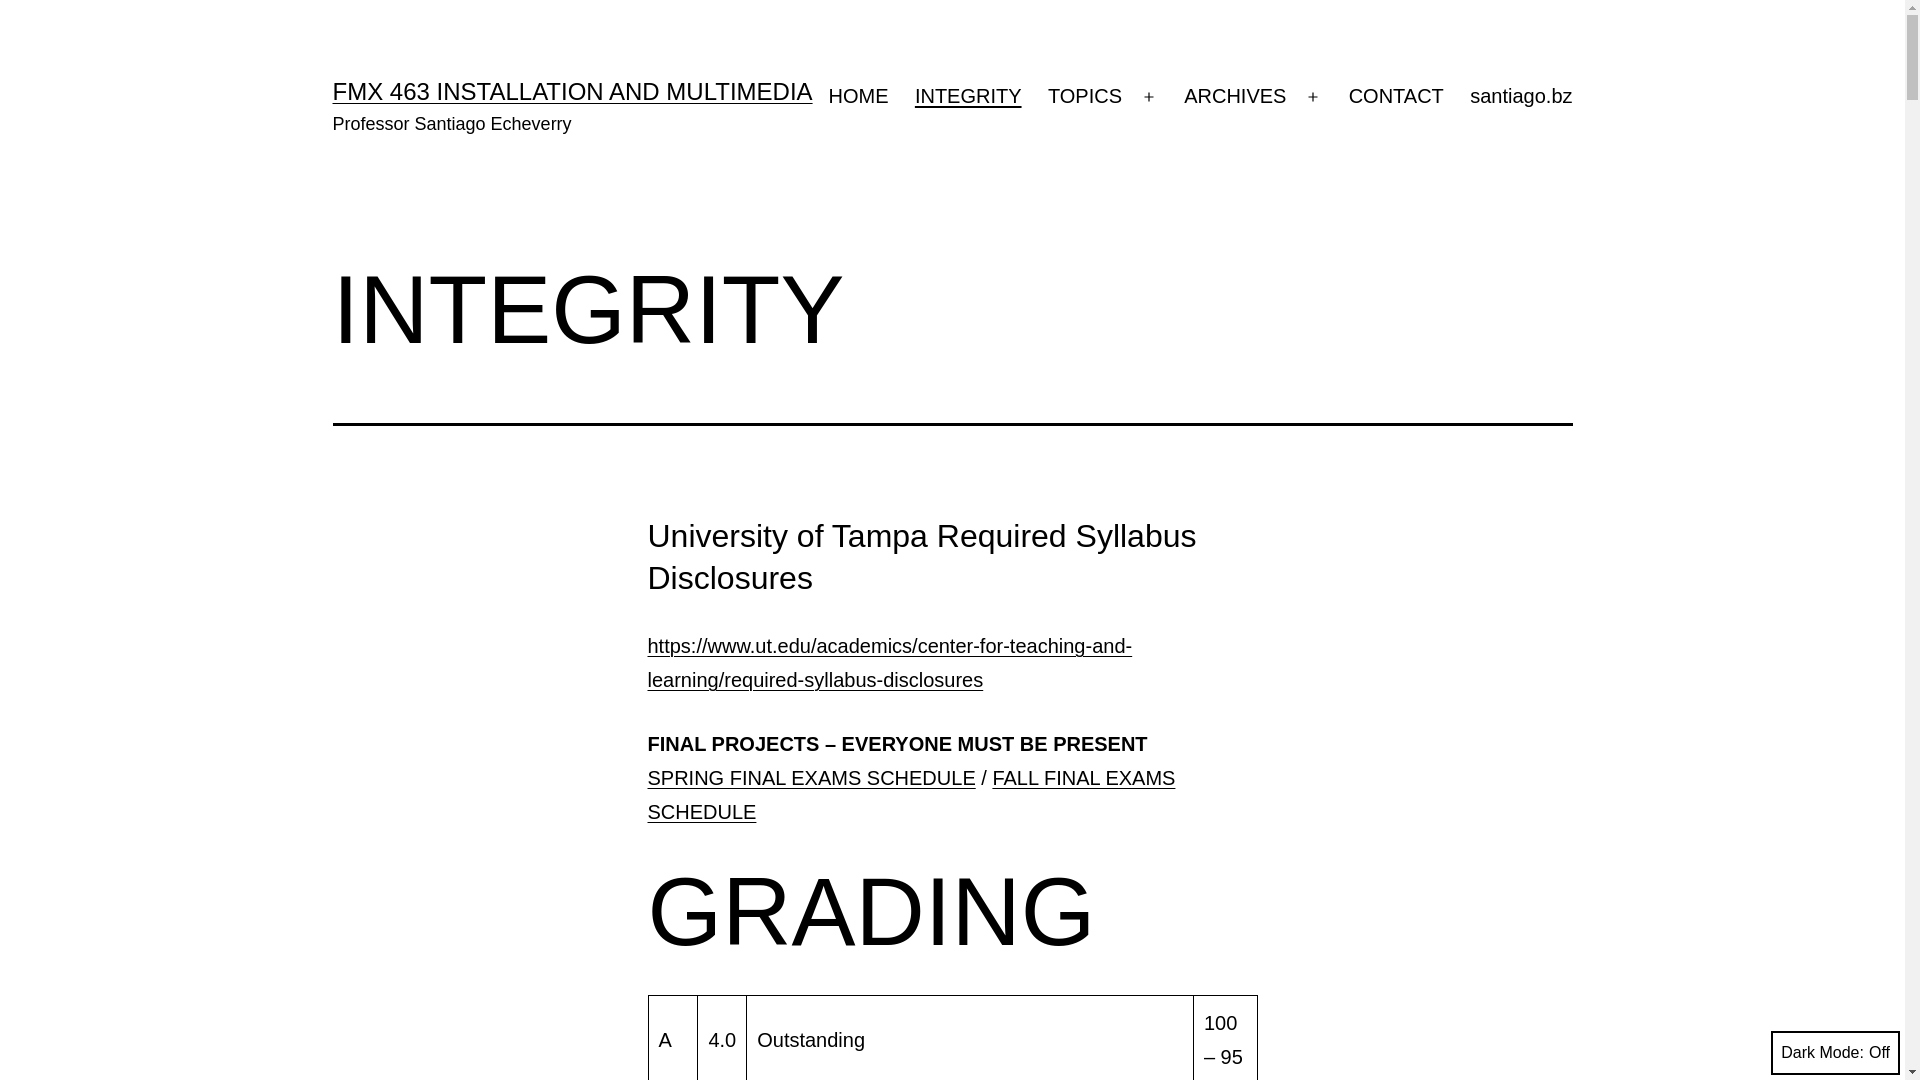  What do you see at coordinates (811, 777) in the screenshot?
I see `'SPRING FINAL EXAMS SCHEDULE'` at bounding box center [811, 777].